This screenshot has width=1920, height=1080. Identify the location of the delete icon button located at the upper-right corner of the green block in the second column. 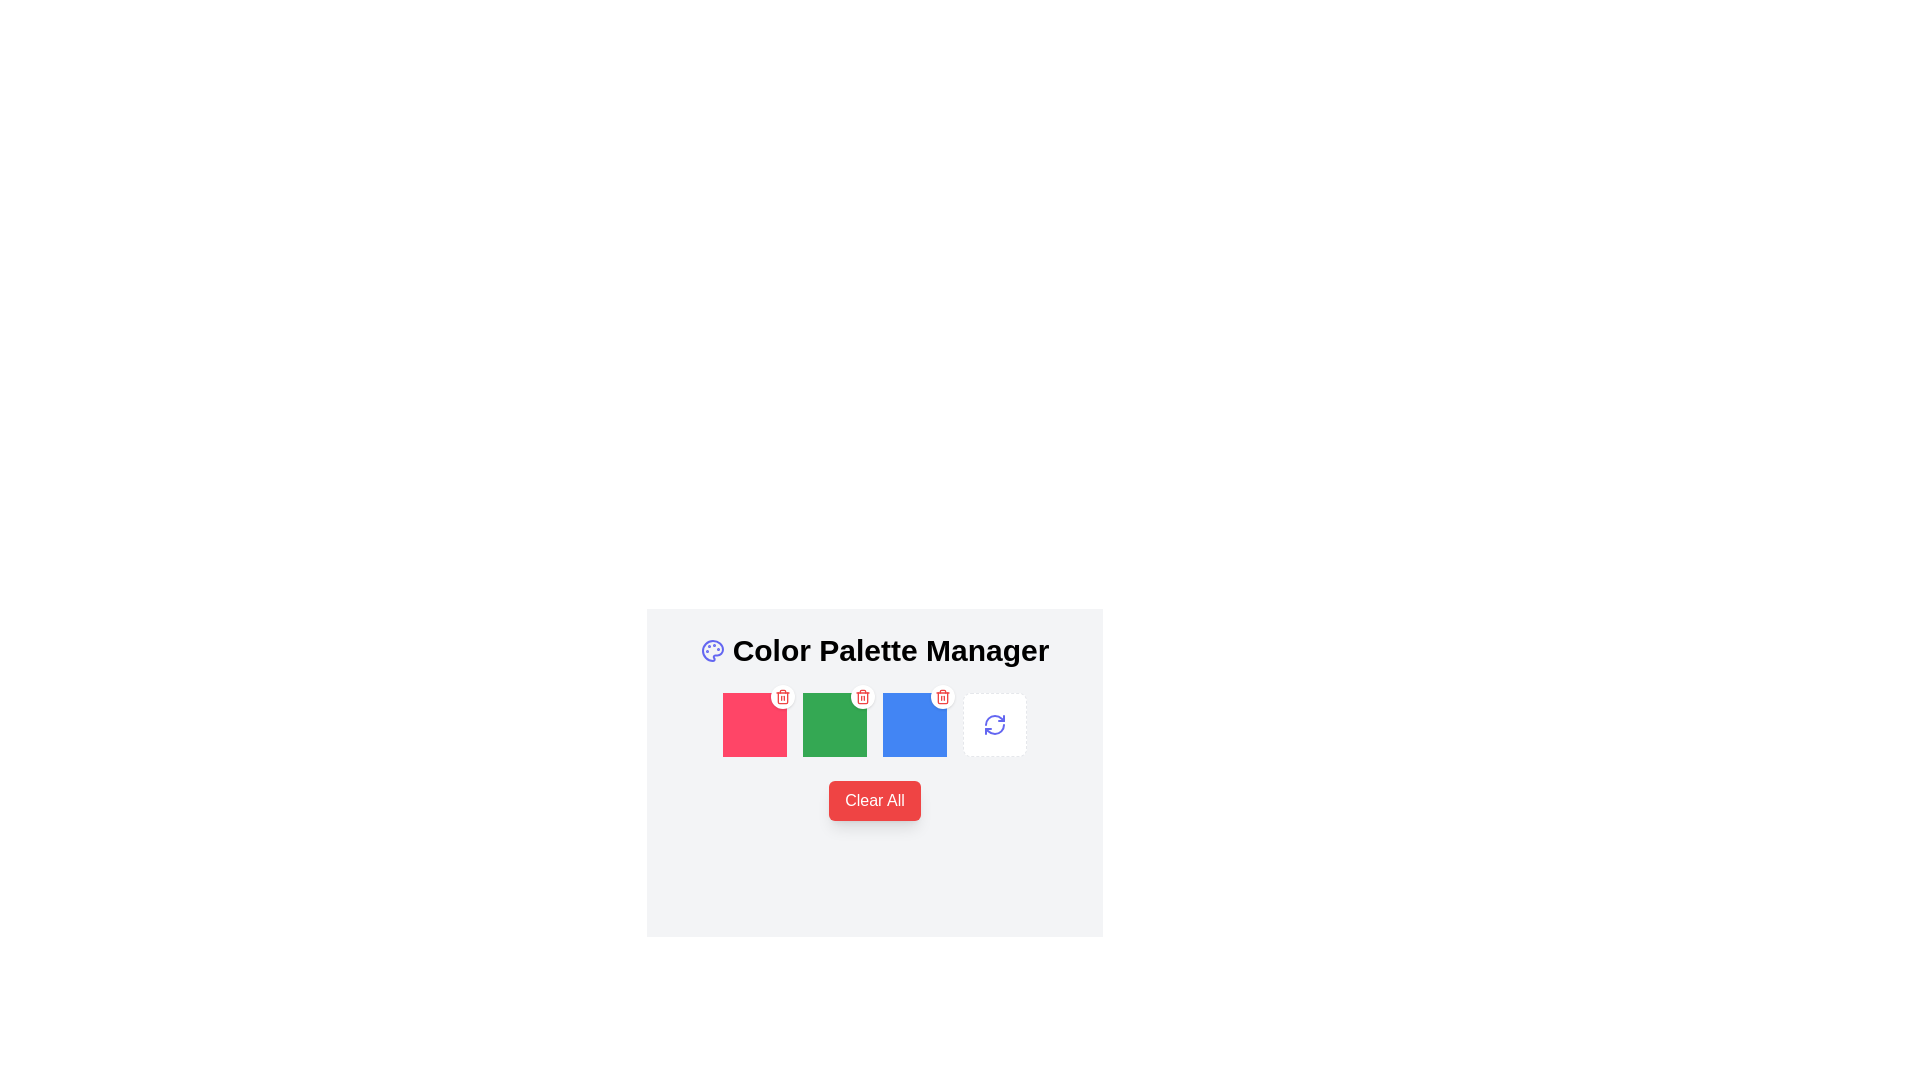
(781, 696).